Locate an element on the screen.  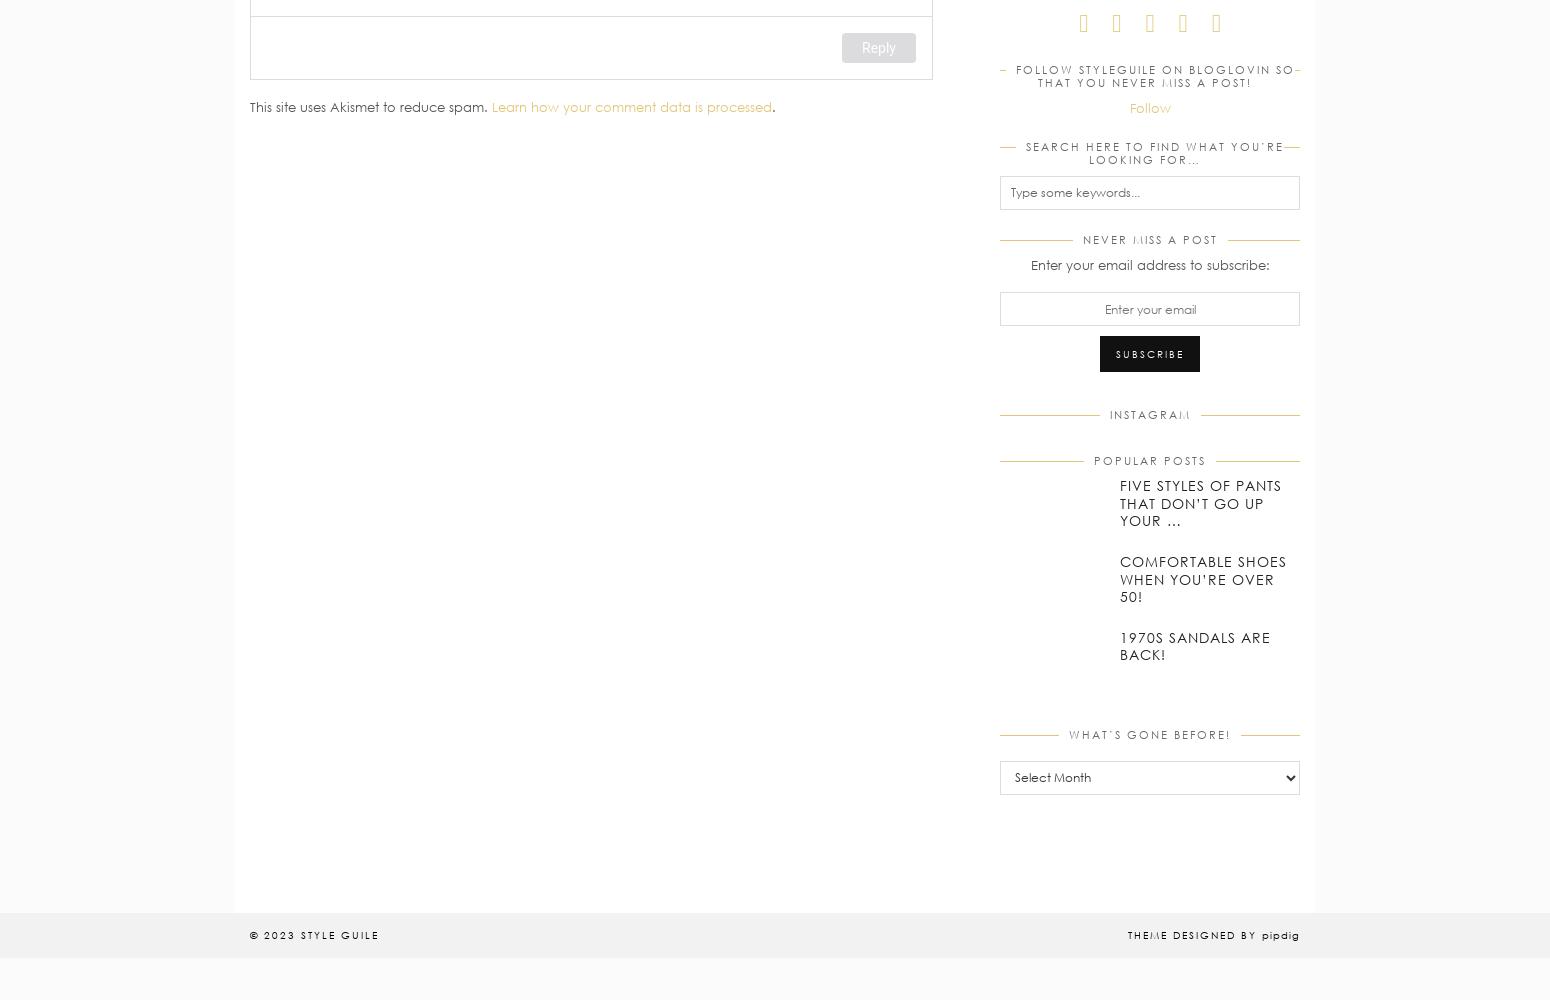
'Theme Designed by' is located at coordinates (1195, 934).